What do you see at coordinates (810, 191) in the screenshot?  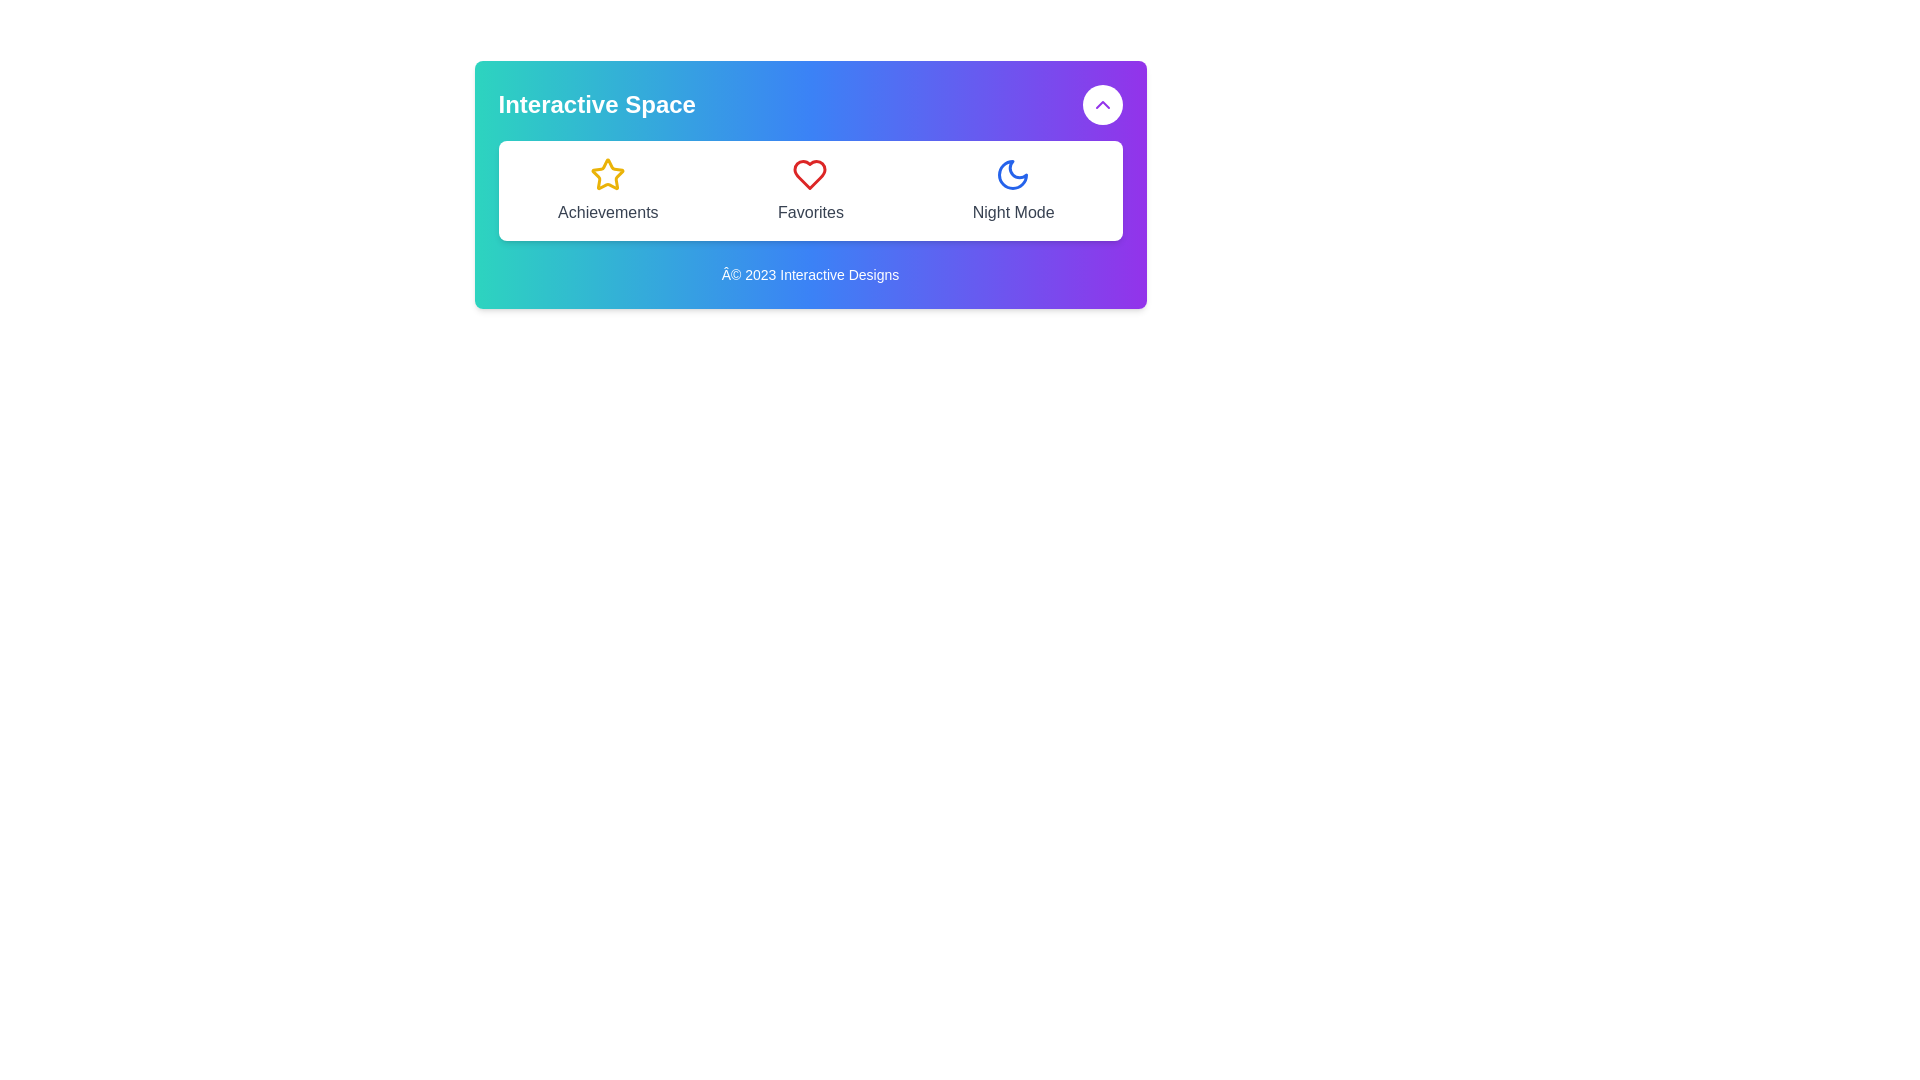 I see `the central icon and label in the navigation panel, which is associated with 'Favorites' represented by a red heart icon` at bounding box center [810, 191].